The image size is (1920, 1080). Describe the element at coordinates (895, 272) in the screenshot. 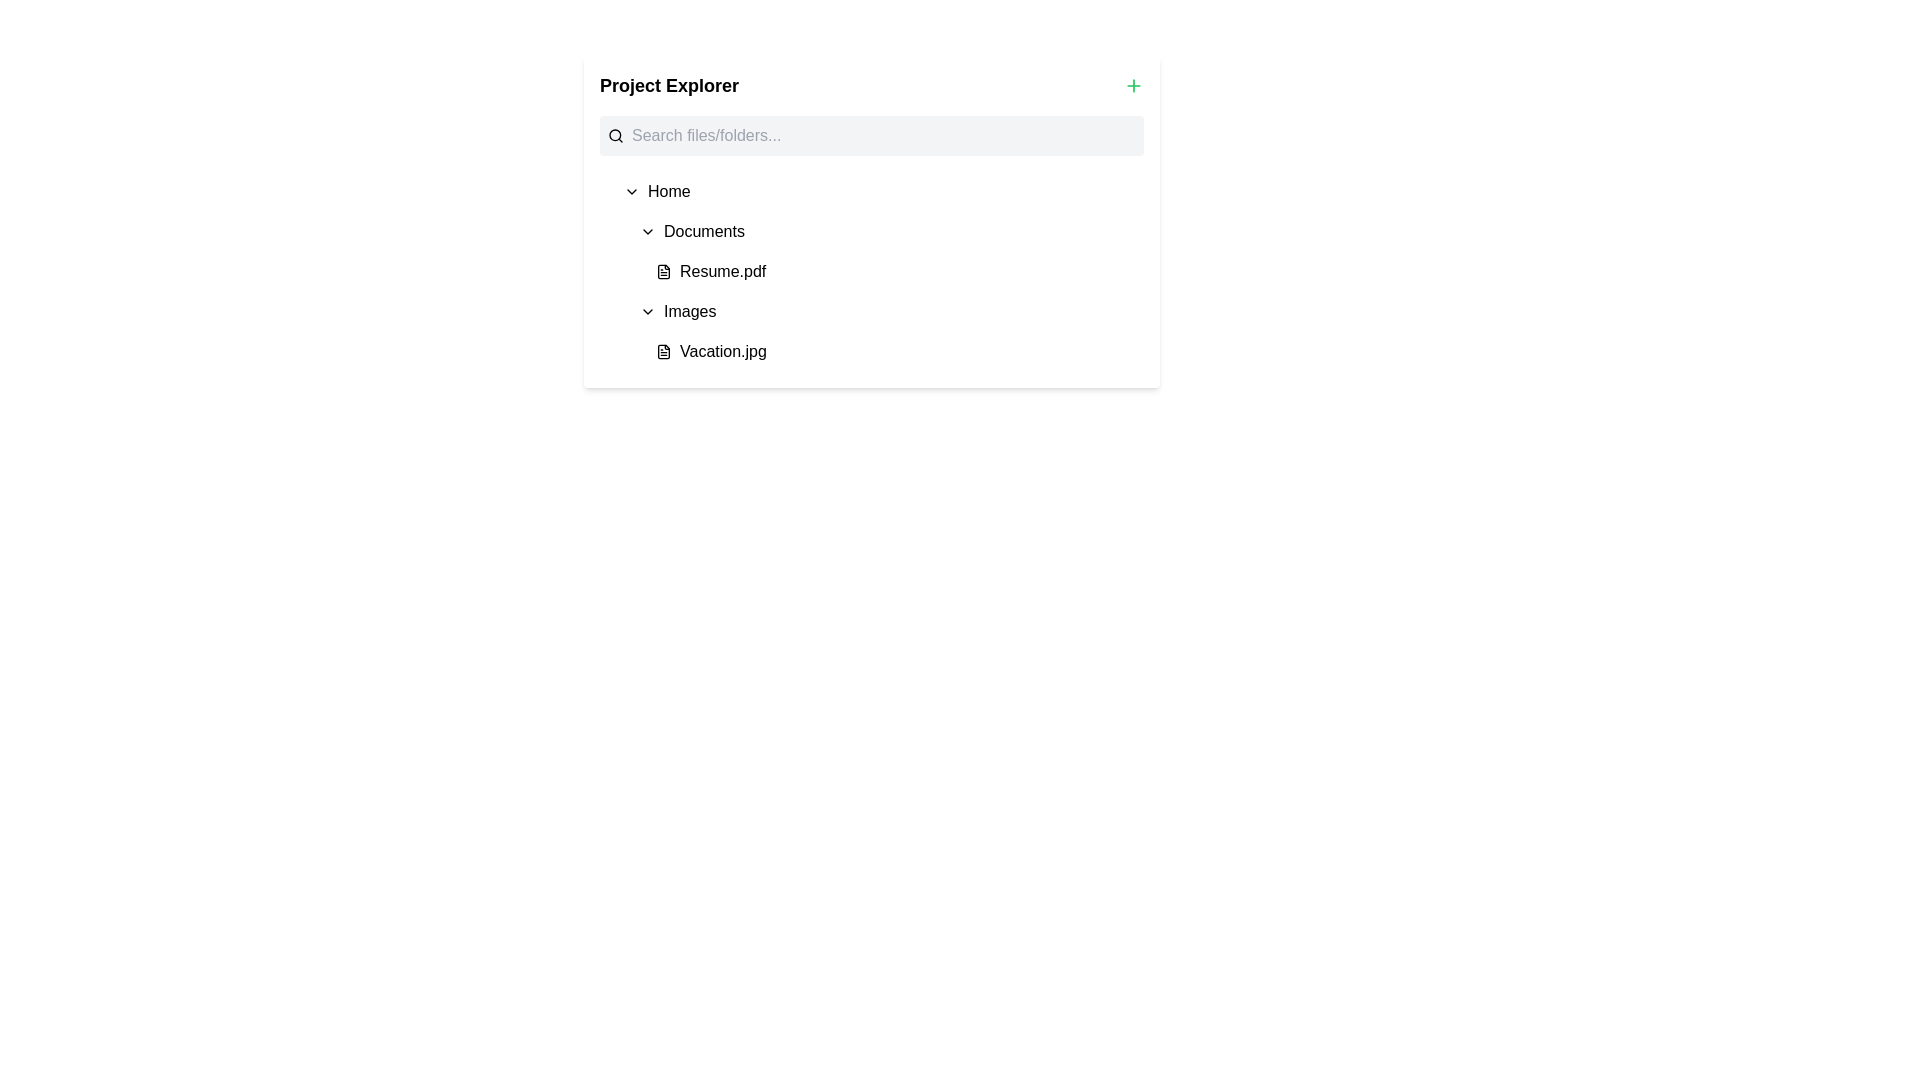

I see `the list item representing the file 'Resume.pdf'` at that location.